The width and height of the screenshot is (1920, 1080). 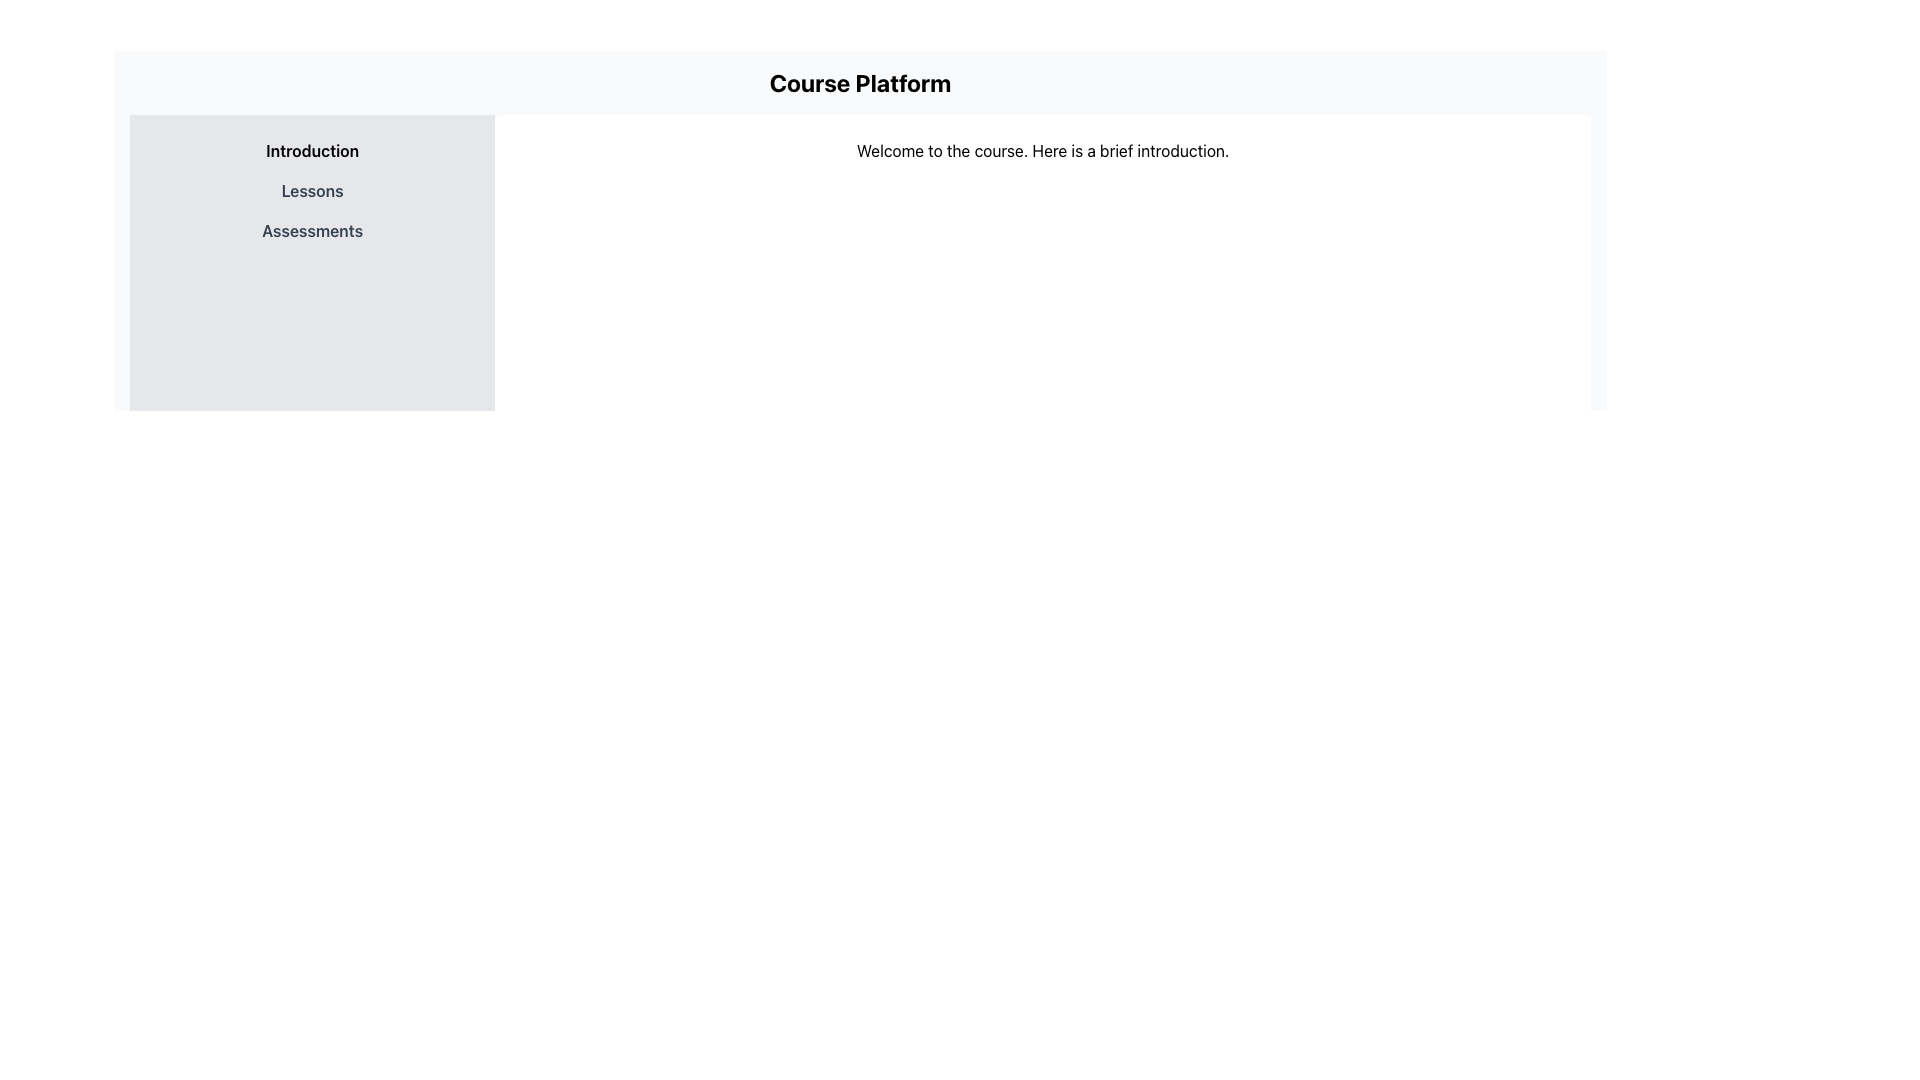 I want to click on the 'Lessons' text label located in the vertical menu list, so click(x=311, y=191).